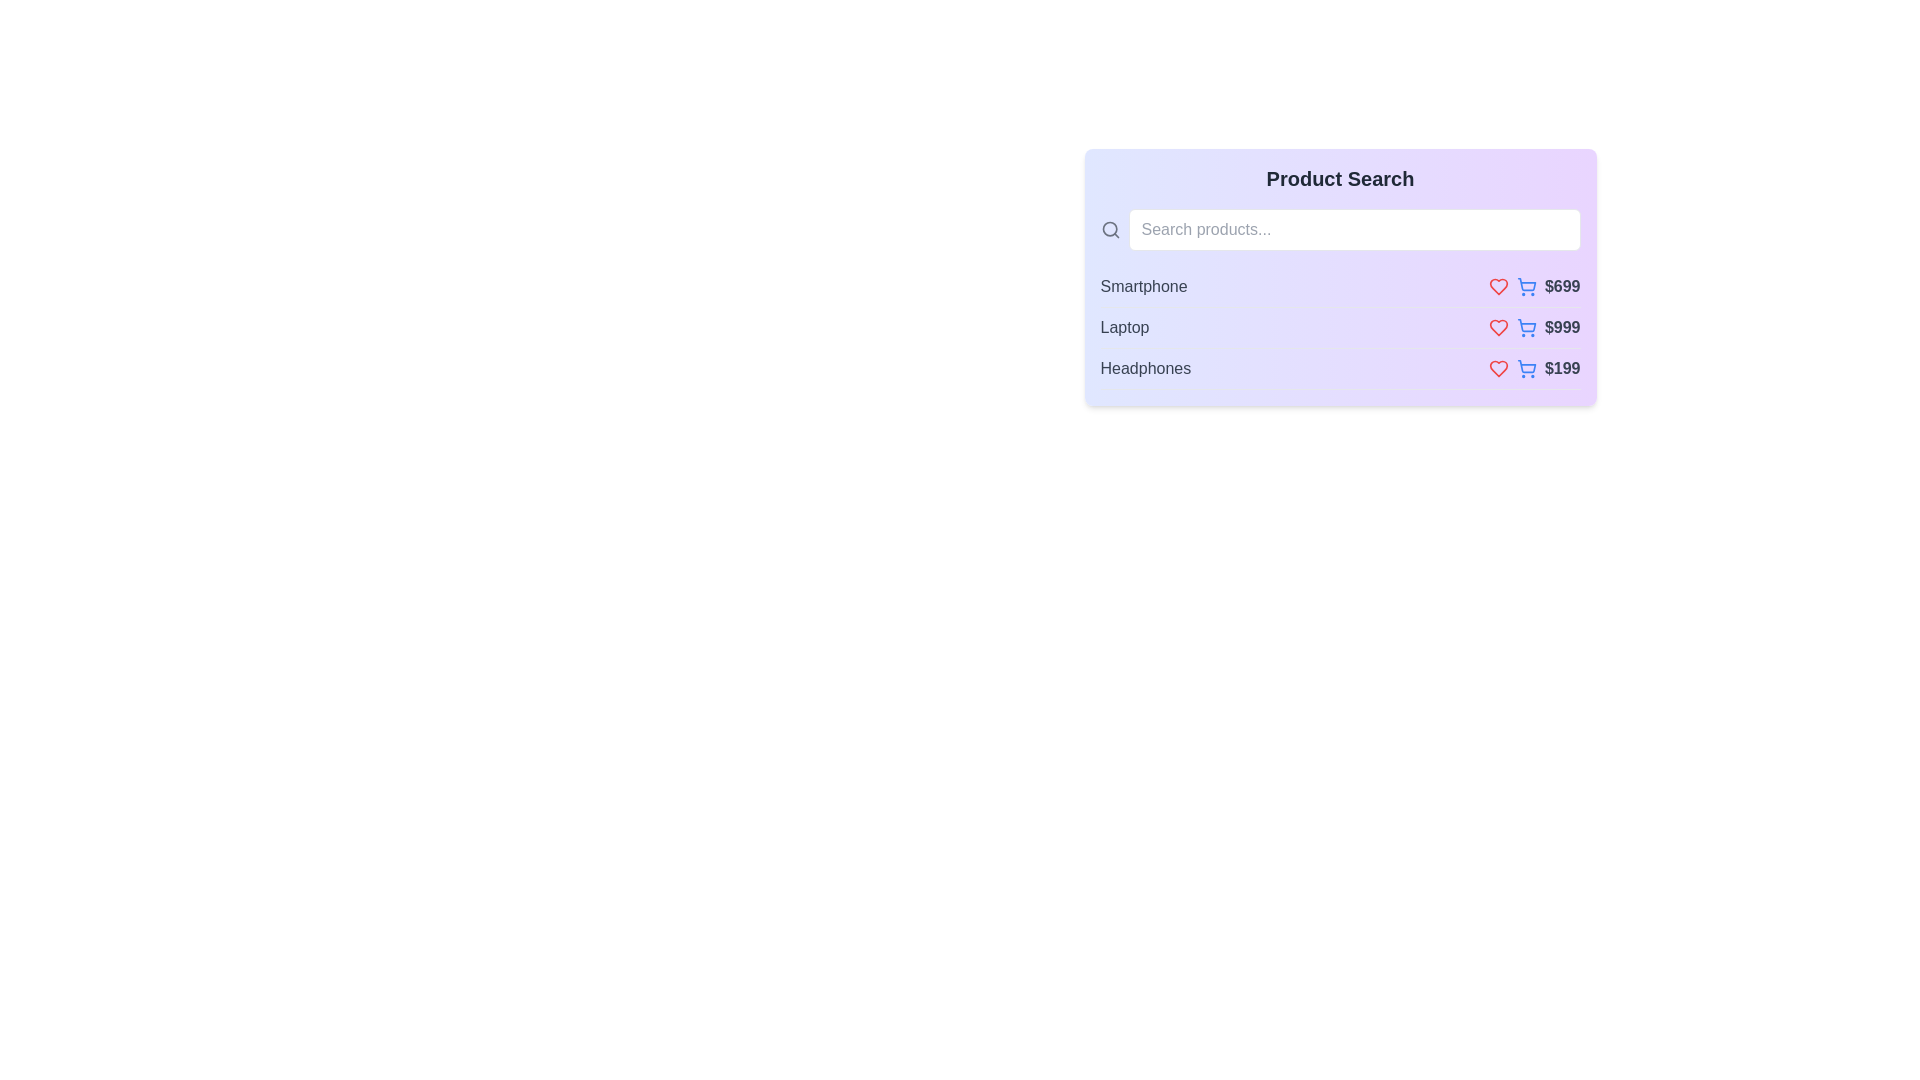  What do you see at coordinates (1340, 229) in the screenshot?
I see `and drop the Search Bar located beneath the 'Product Search' header, which contains a text input field for searching products` at bounding box center [1340, 229].